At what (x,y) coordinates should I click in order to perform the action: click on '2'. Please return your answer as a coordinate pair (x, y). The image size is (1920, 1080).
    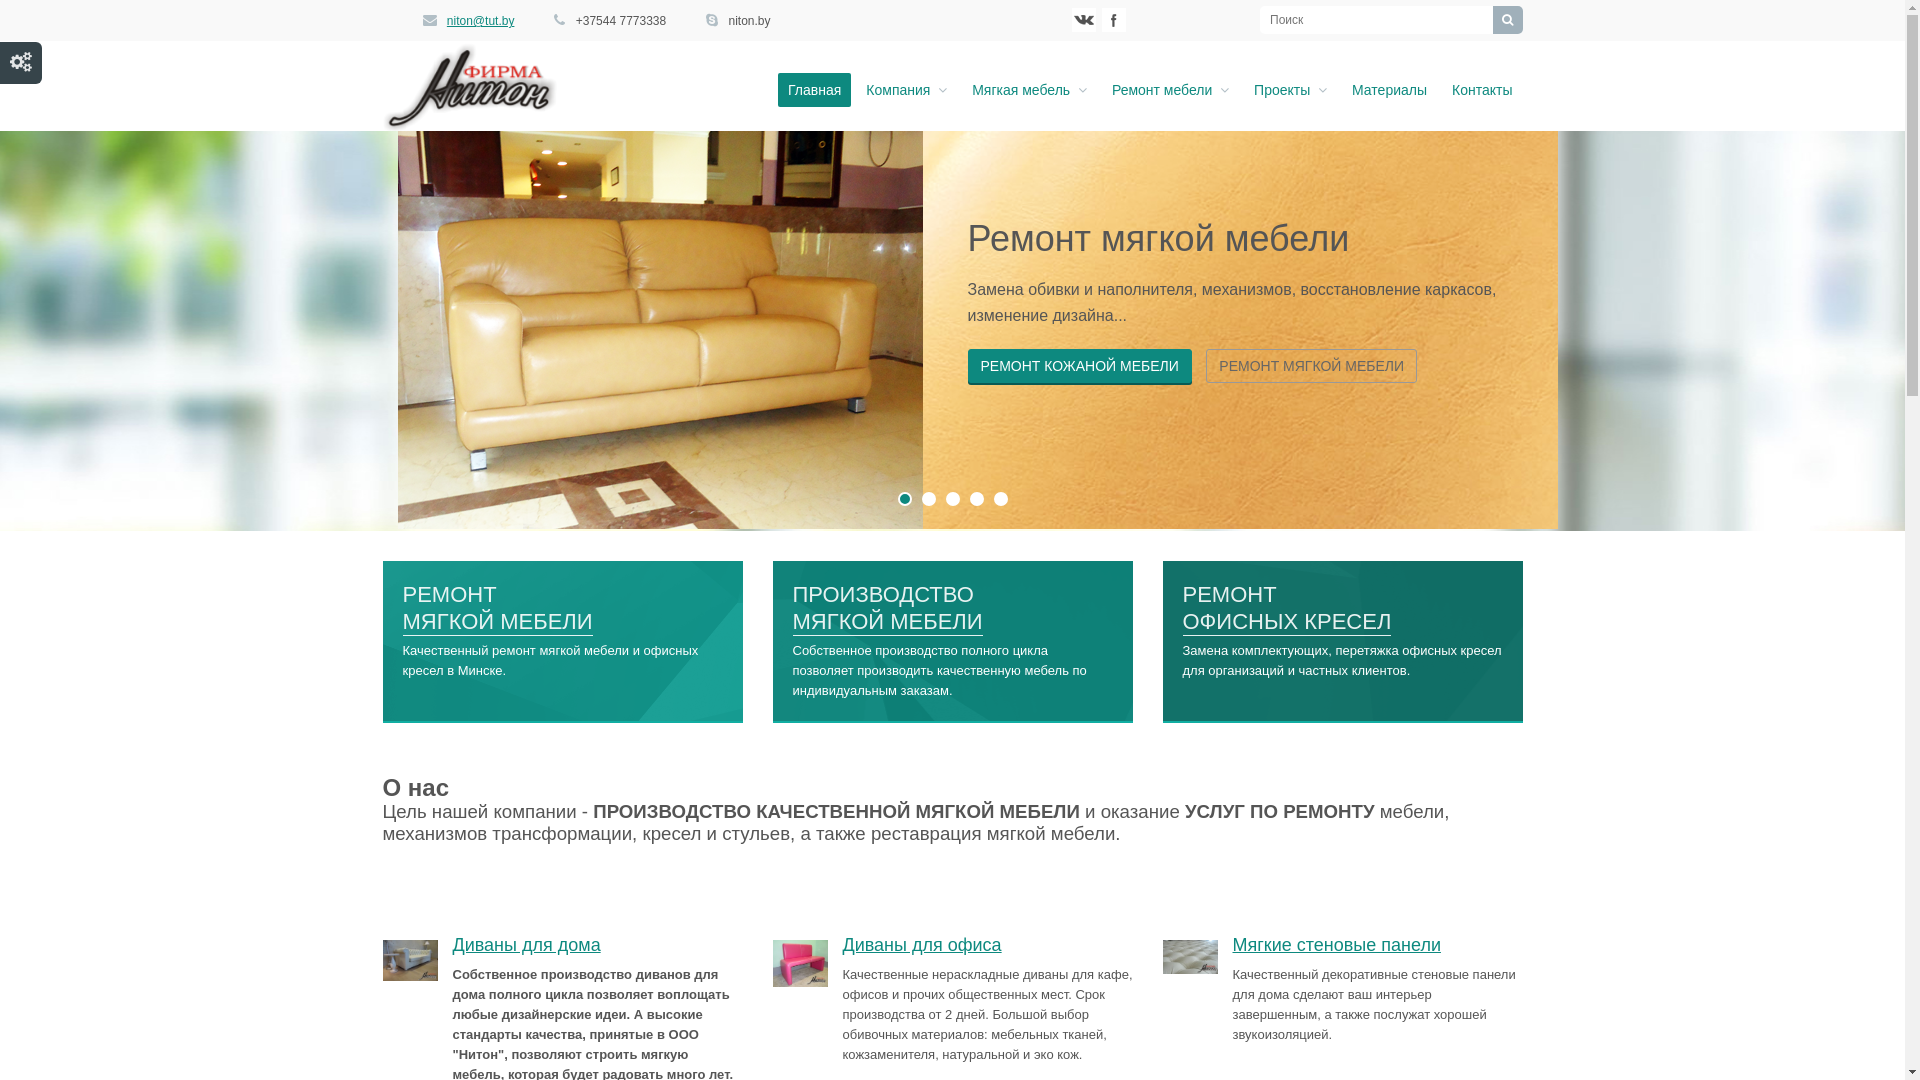
    Looking at the image, I should click on (928, 497).